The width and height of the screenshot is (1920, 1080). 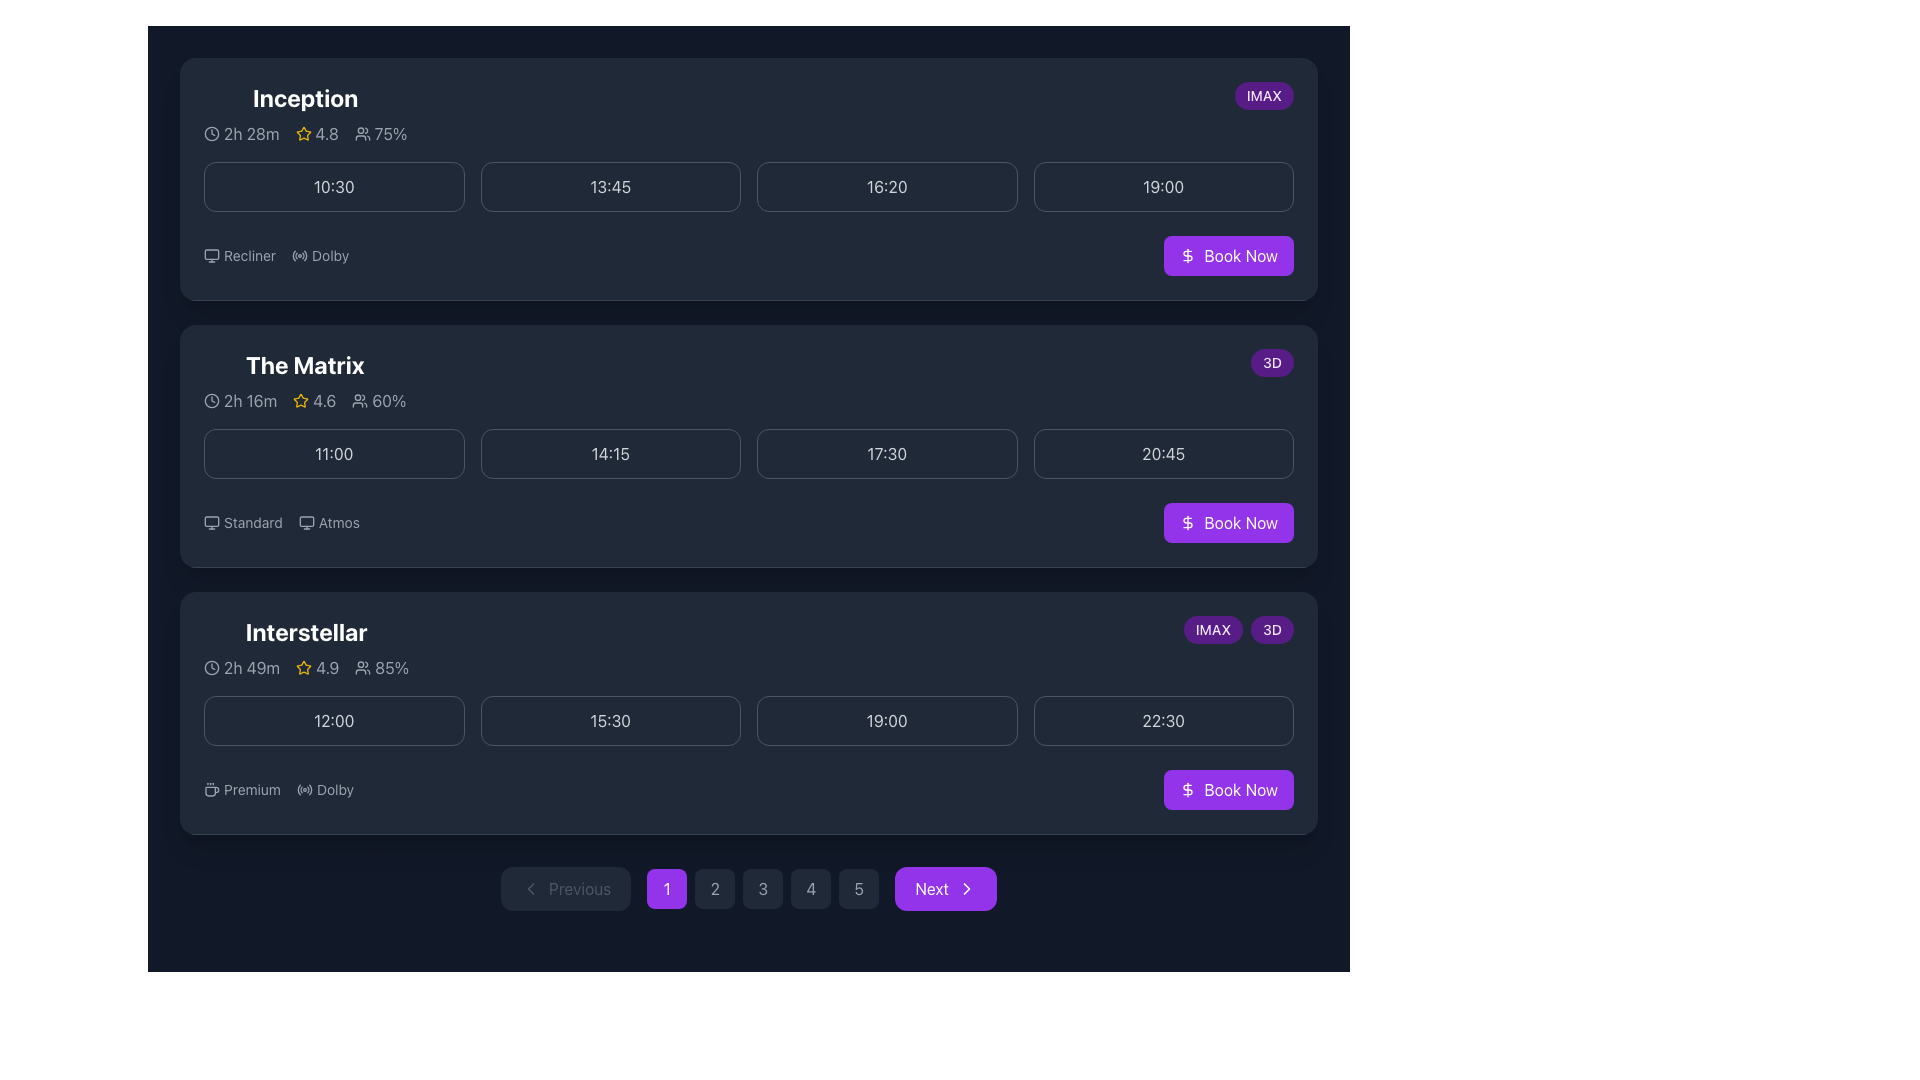 What do you see at coordinates (313, 401) in the screenshot?
I see `the Rating Display element that shows the average rating of the movie 'The Matrix'` at bounding box center [313, 401].